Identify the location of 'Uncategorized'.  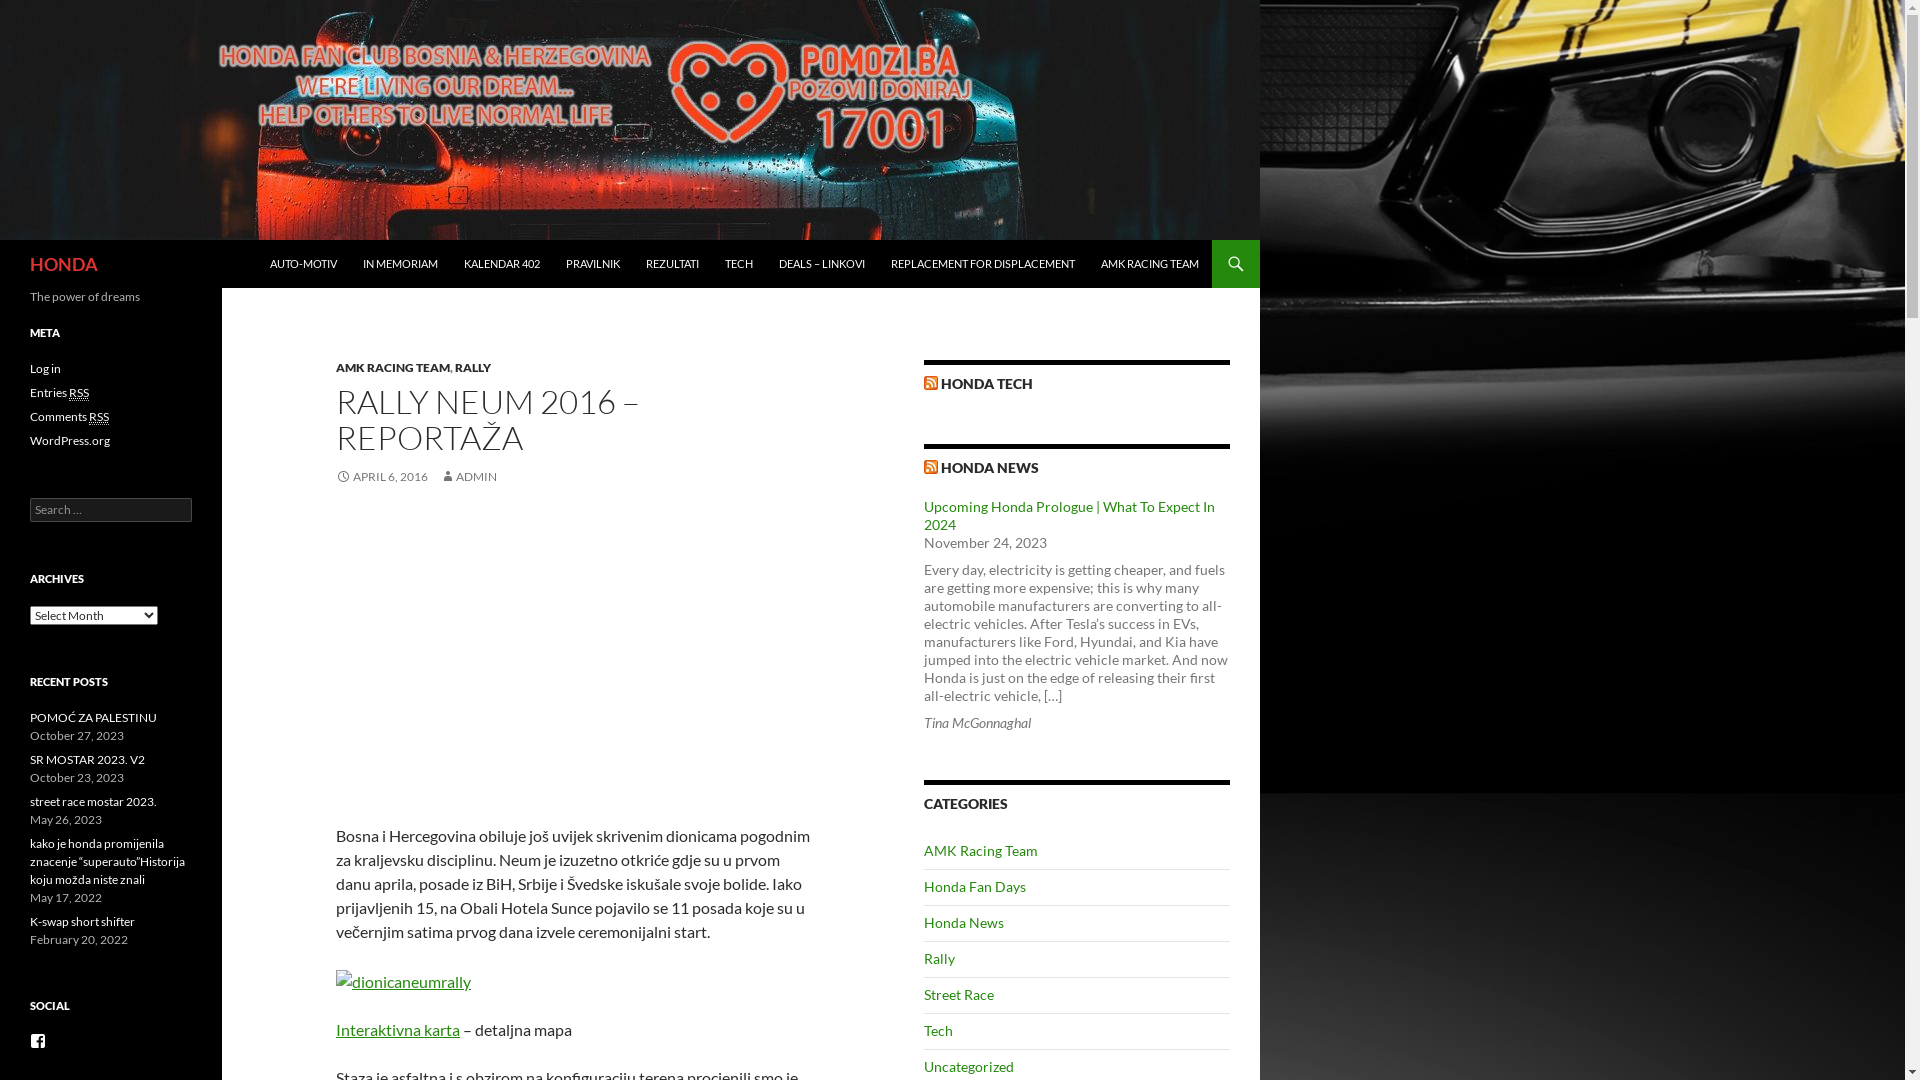
(969, 1065).